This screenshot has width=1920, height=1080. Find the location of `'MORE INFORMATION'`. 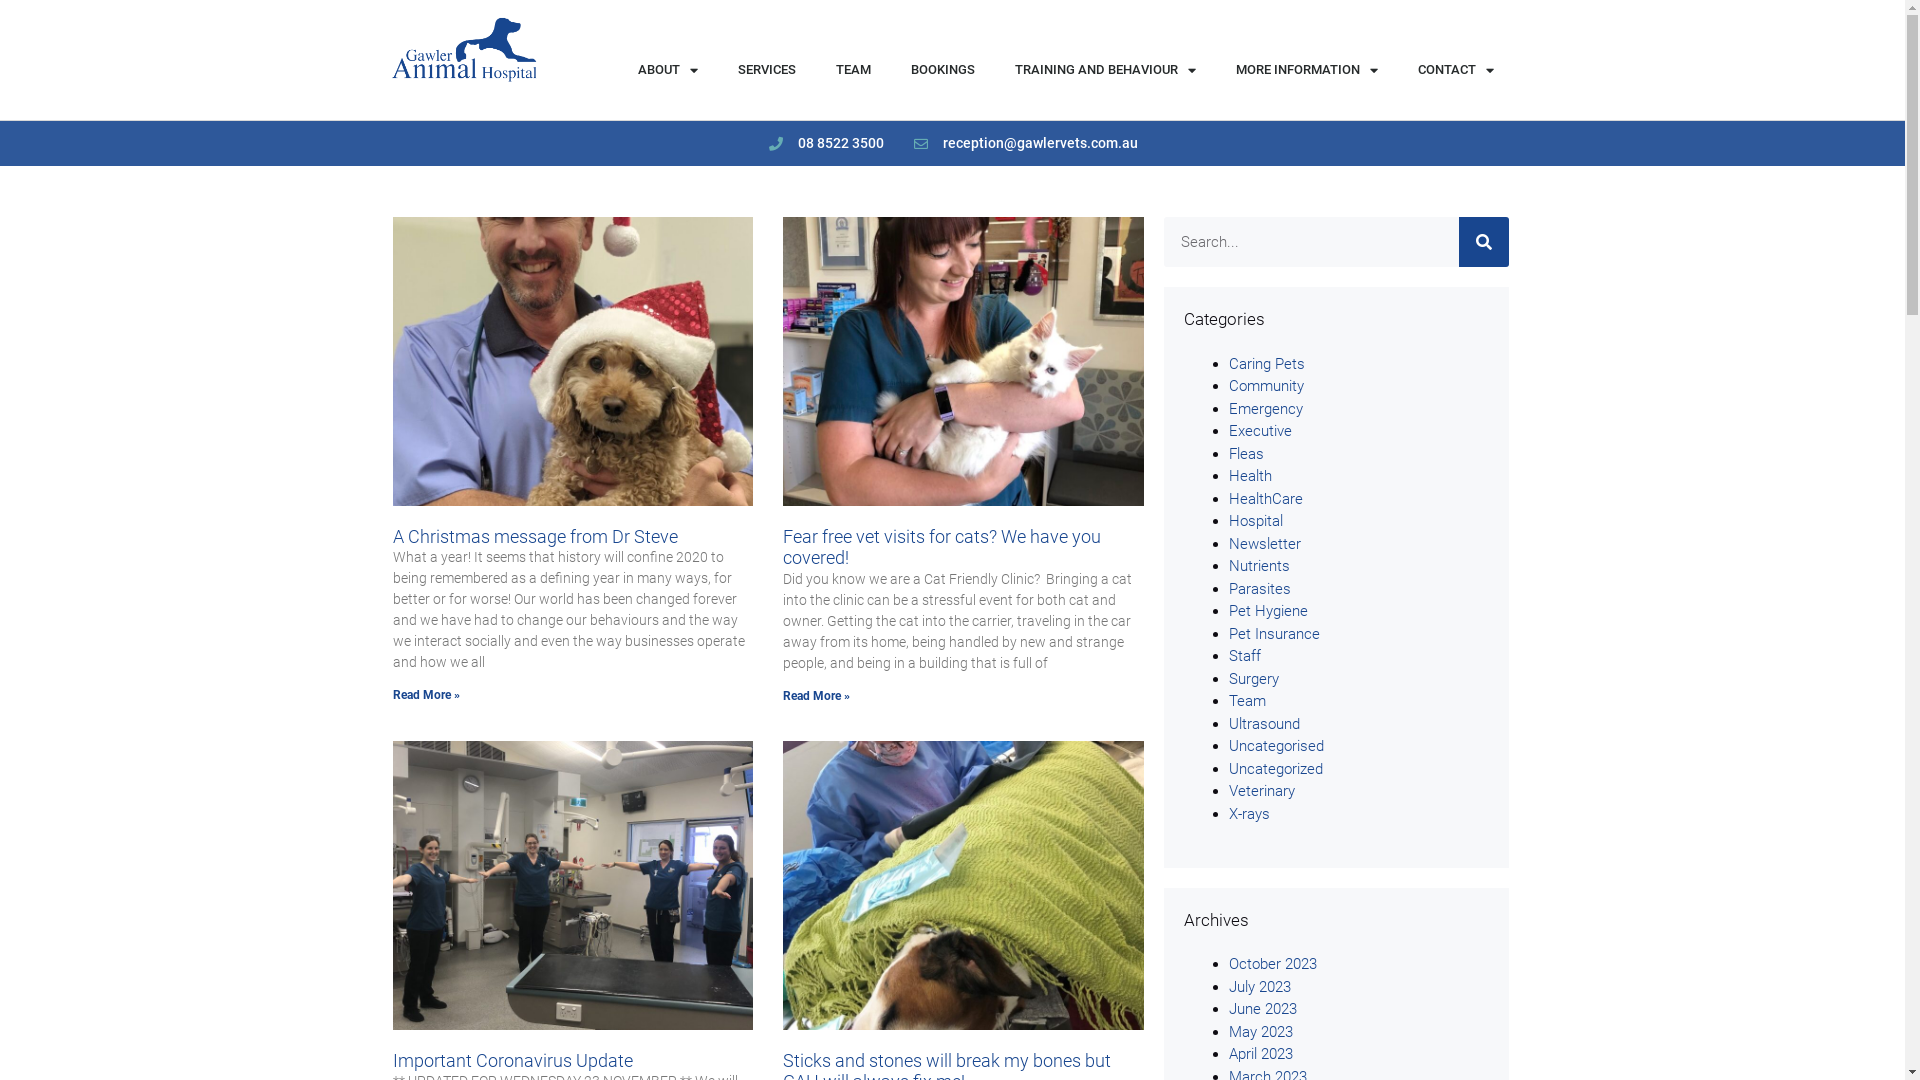

'MORE INFORMATION' is located at coordinates (1306, 68).